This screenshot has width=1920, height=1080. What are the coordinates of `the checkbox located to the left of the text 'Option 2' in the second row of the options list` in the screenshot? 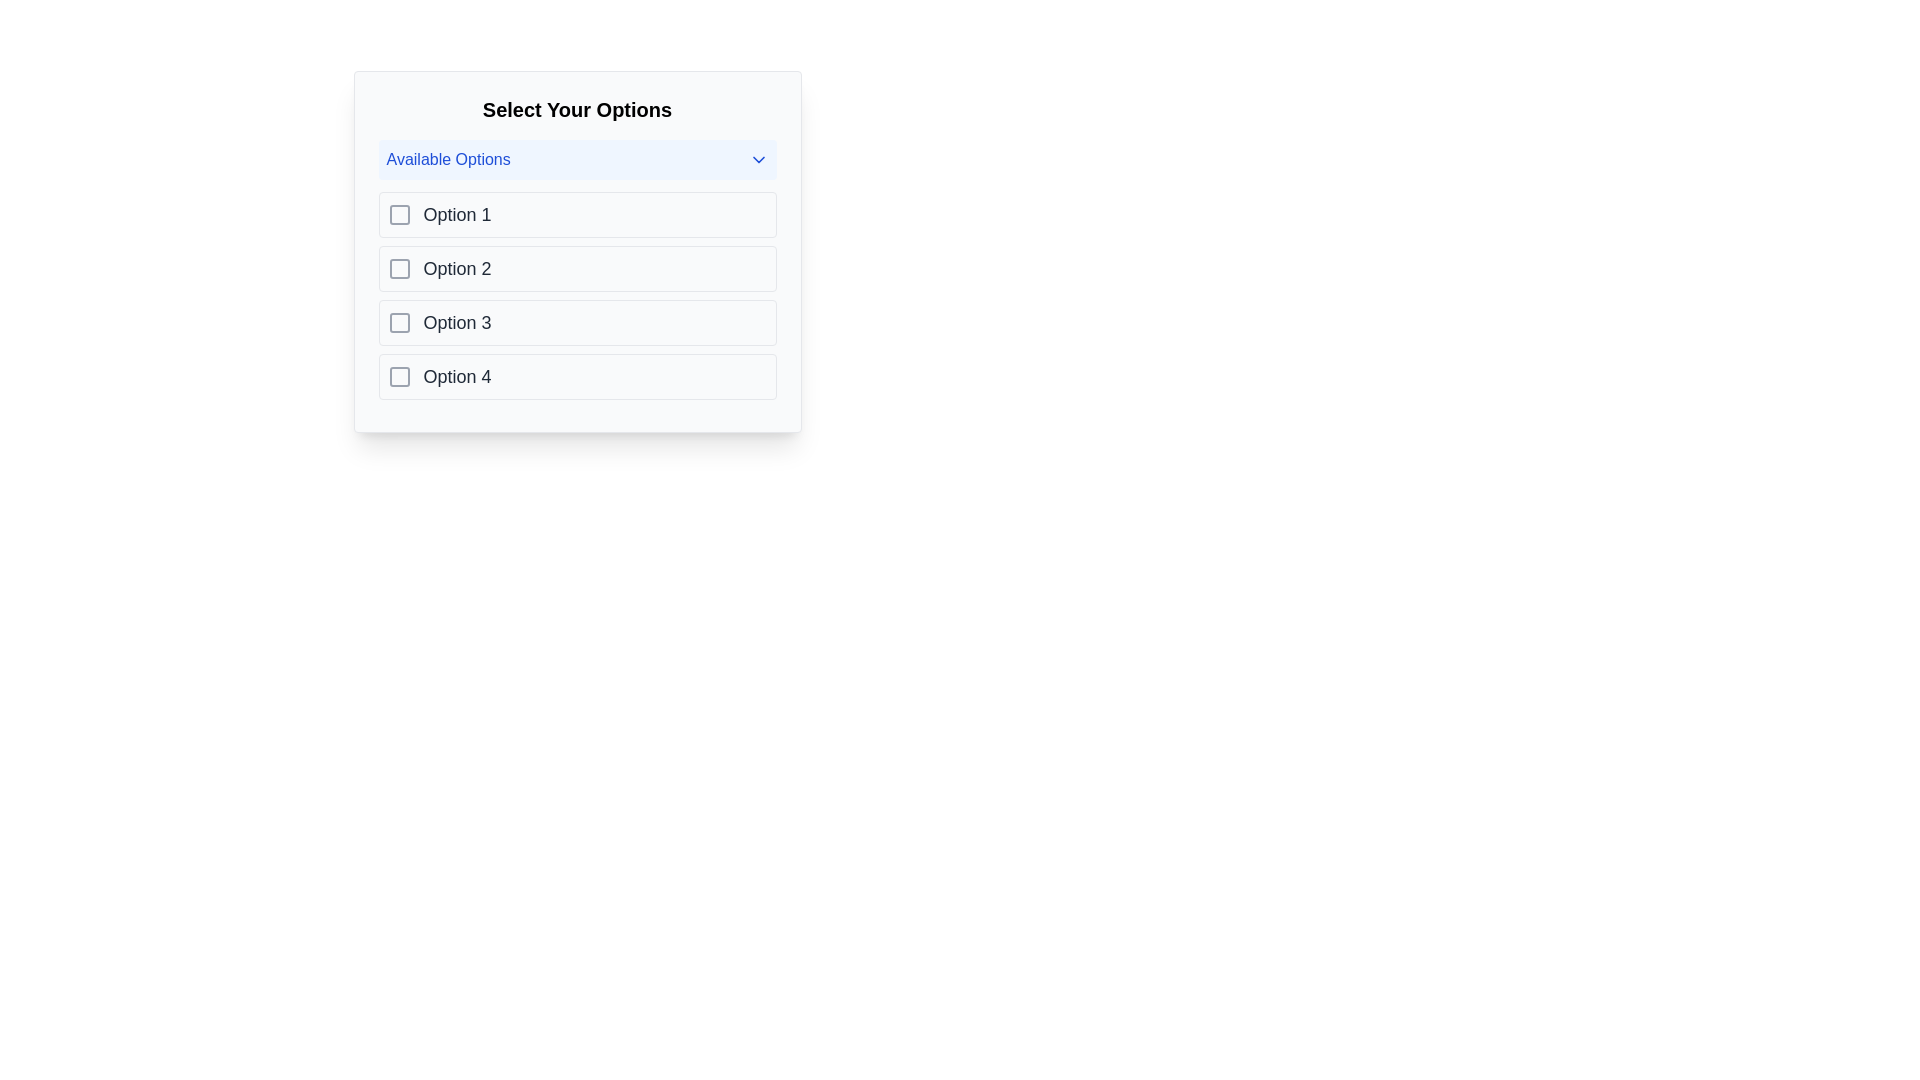 It's located at (399, 268).